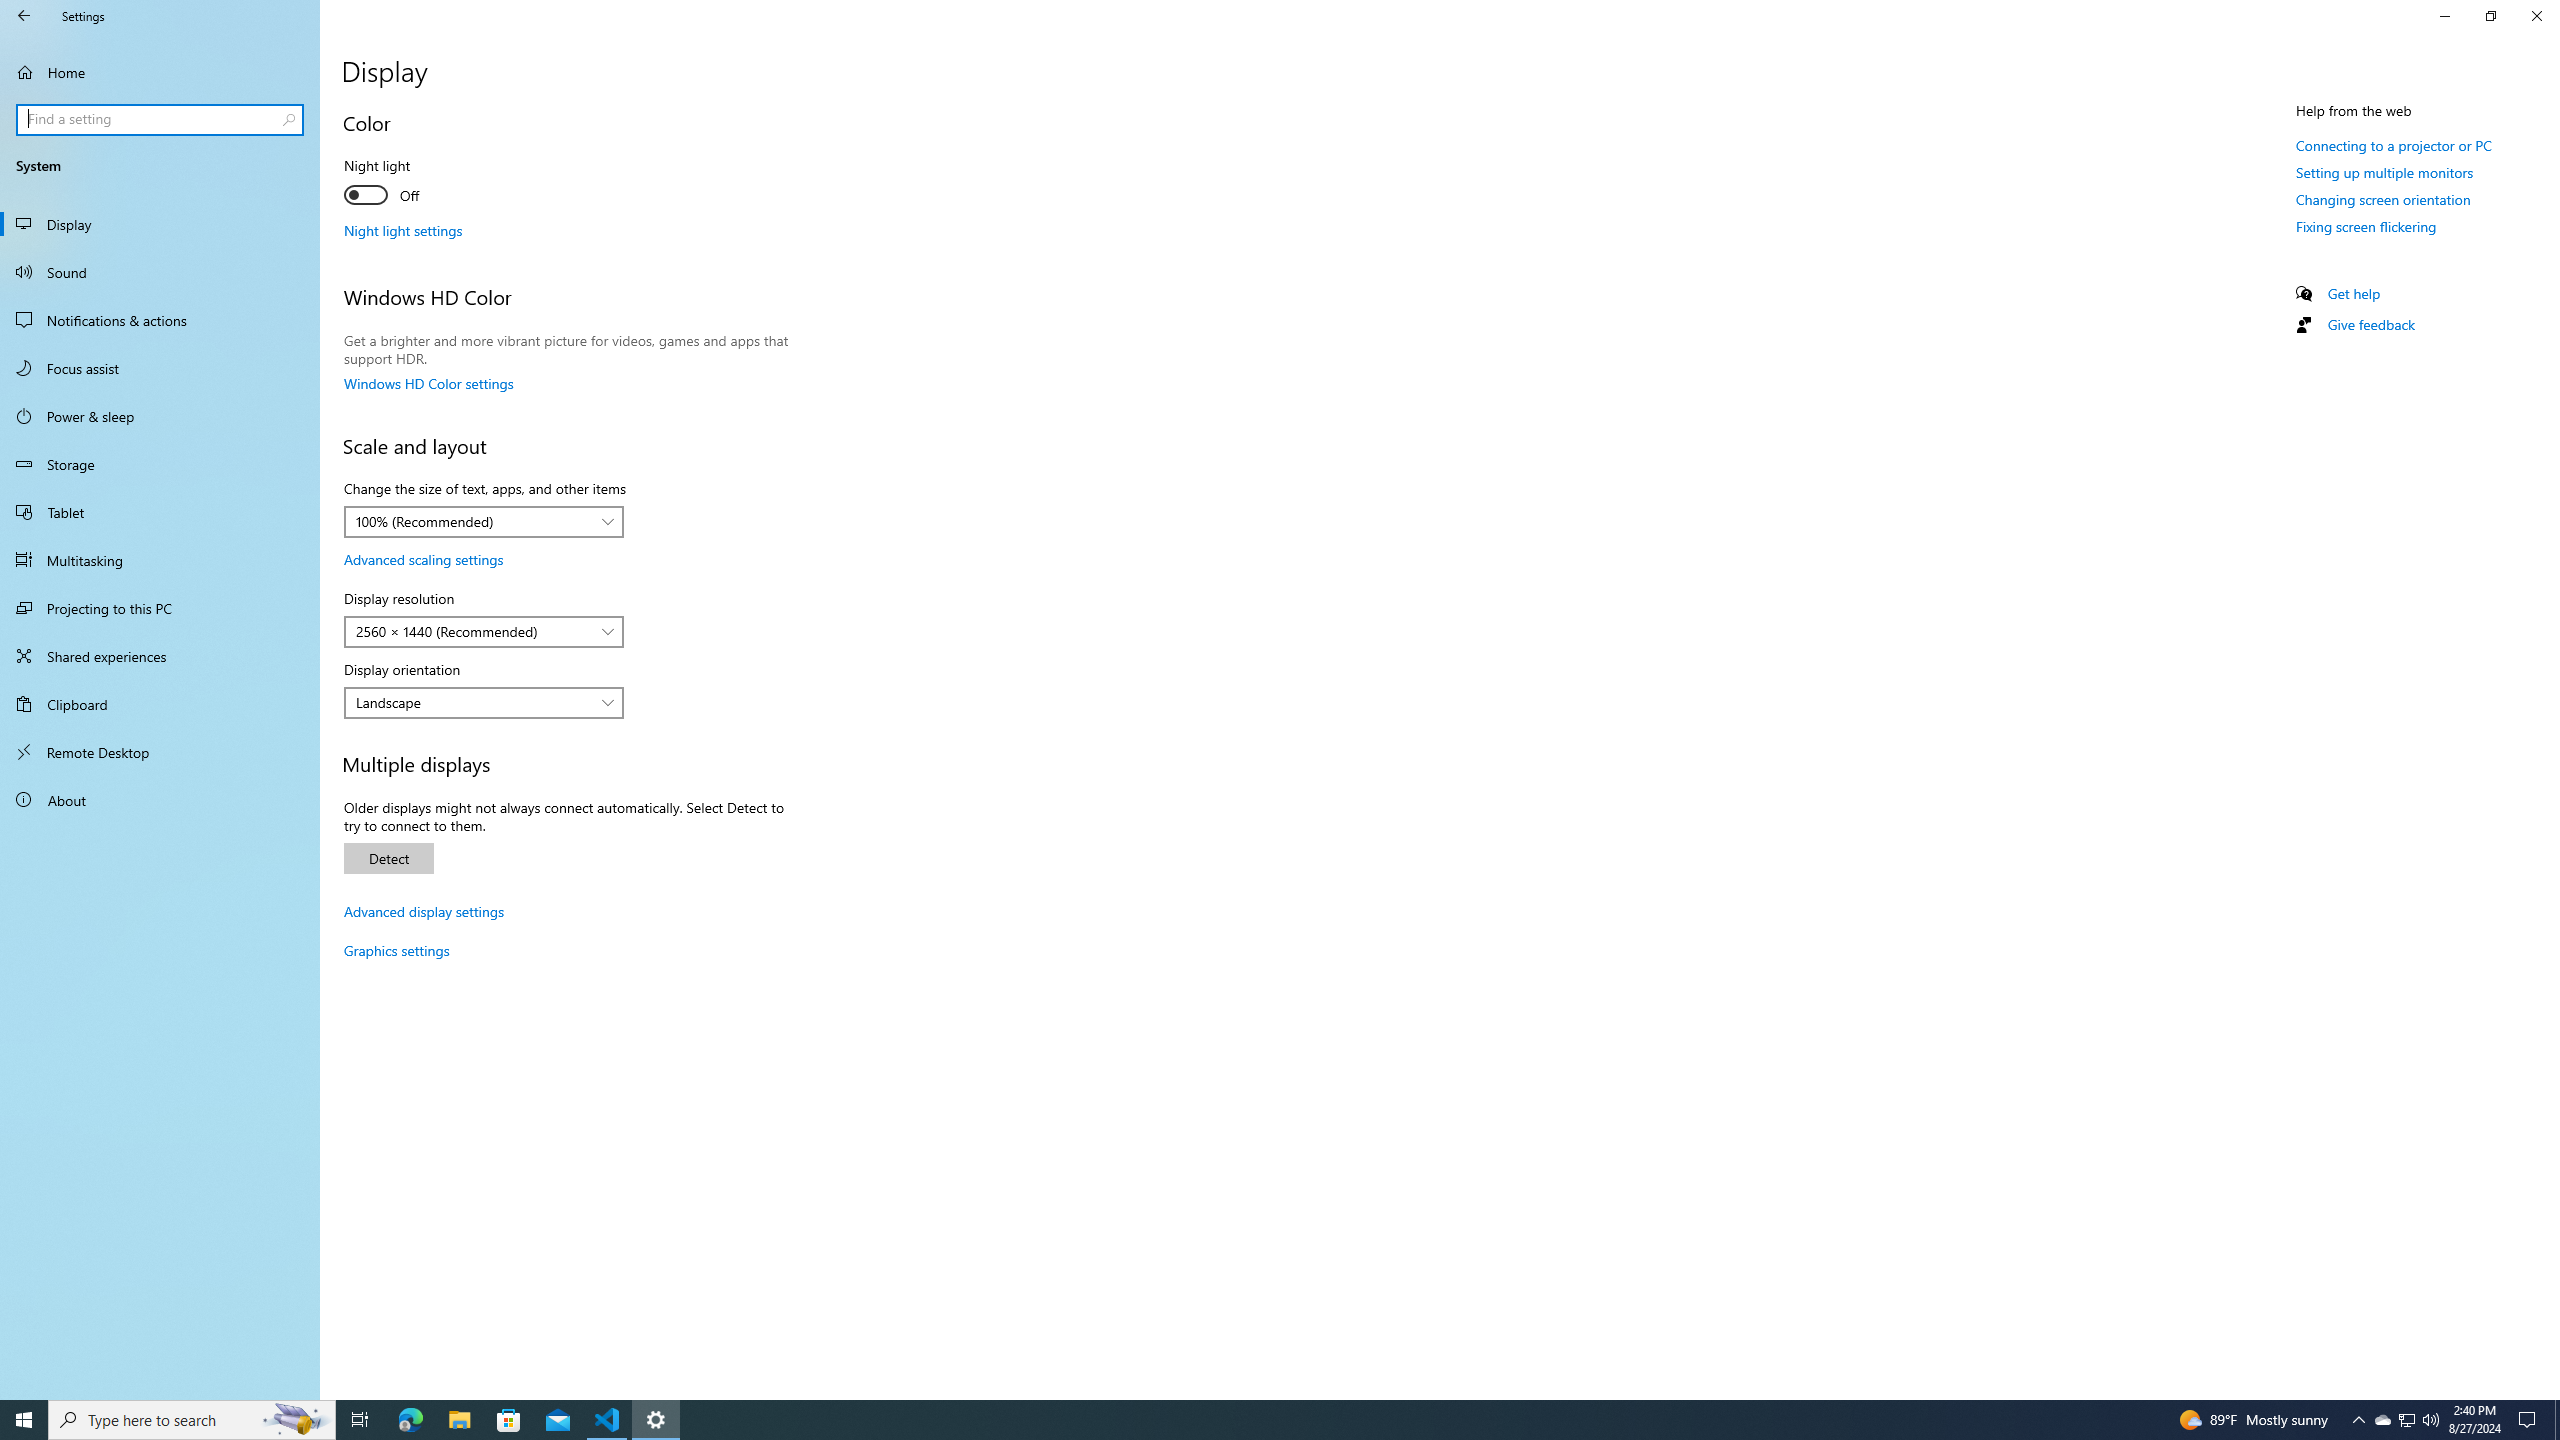 Image resolution: width=2560 pixels, height=1440 pixels. Describe the element at coordinates (2384, 172) in the screenshot. I see `'Setting up multiple monitors'` at that location.